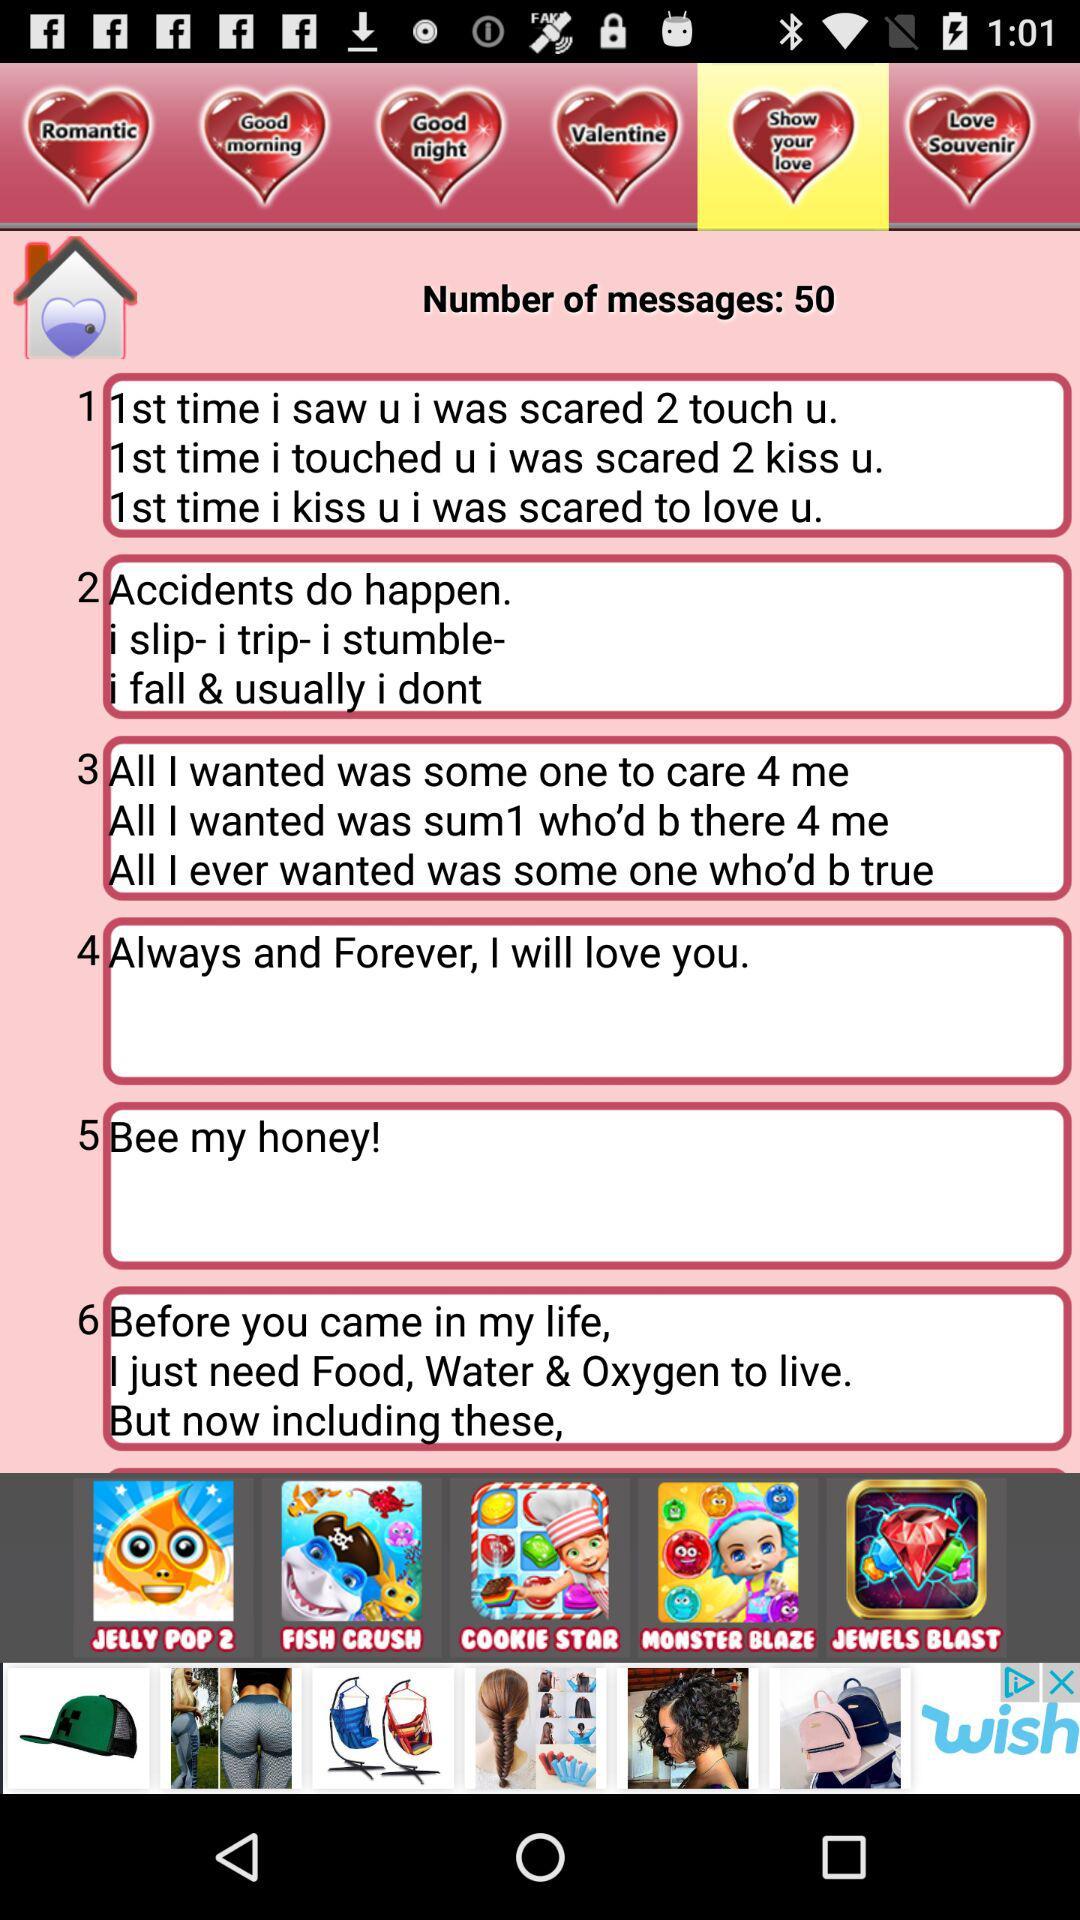 The image size is (1080, 1920). I want to click on the avatar icon, so click(728, 1678).